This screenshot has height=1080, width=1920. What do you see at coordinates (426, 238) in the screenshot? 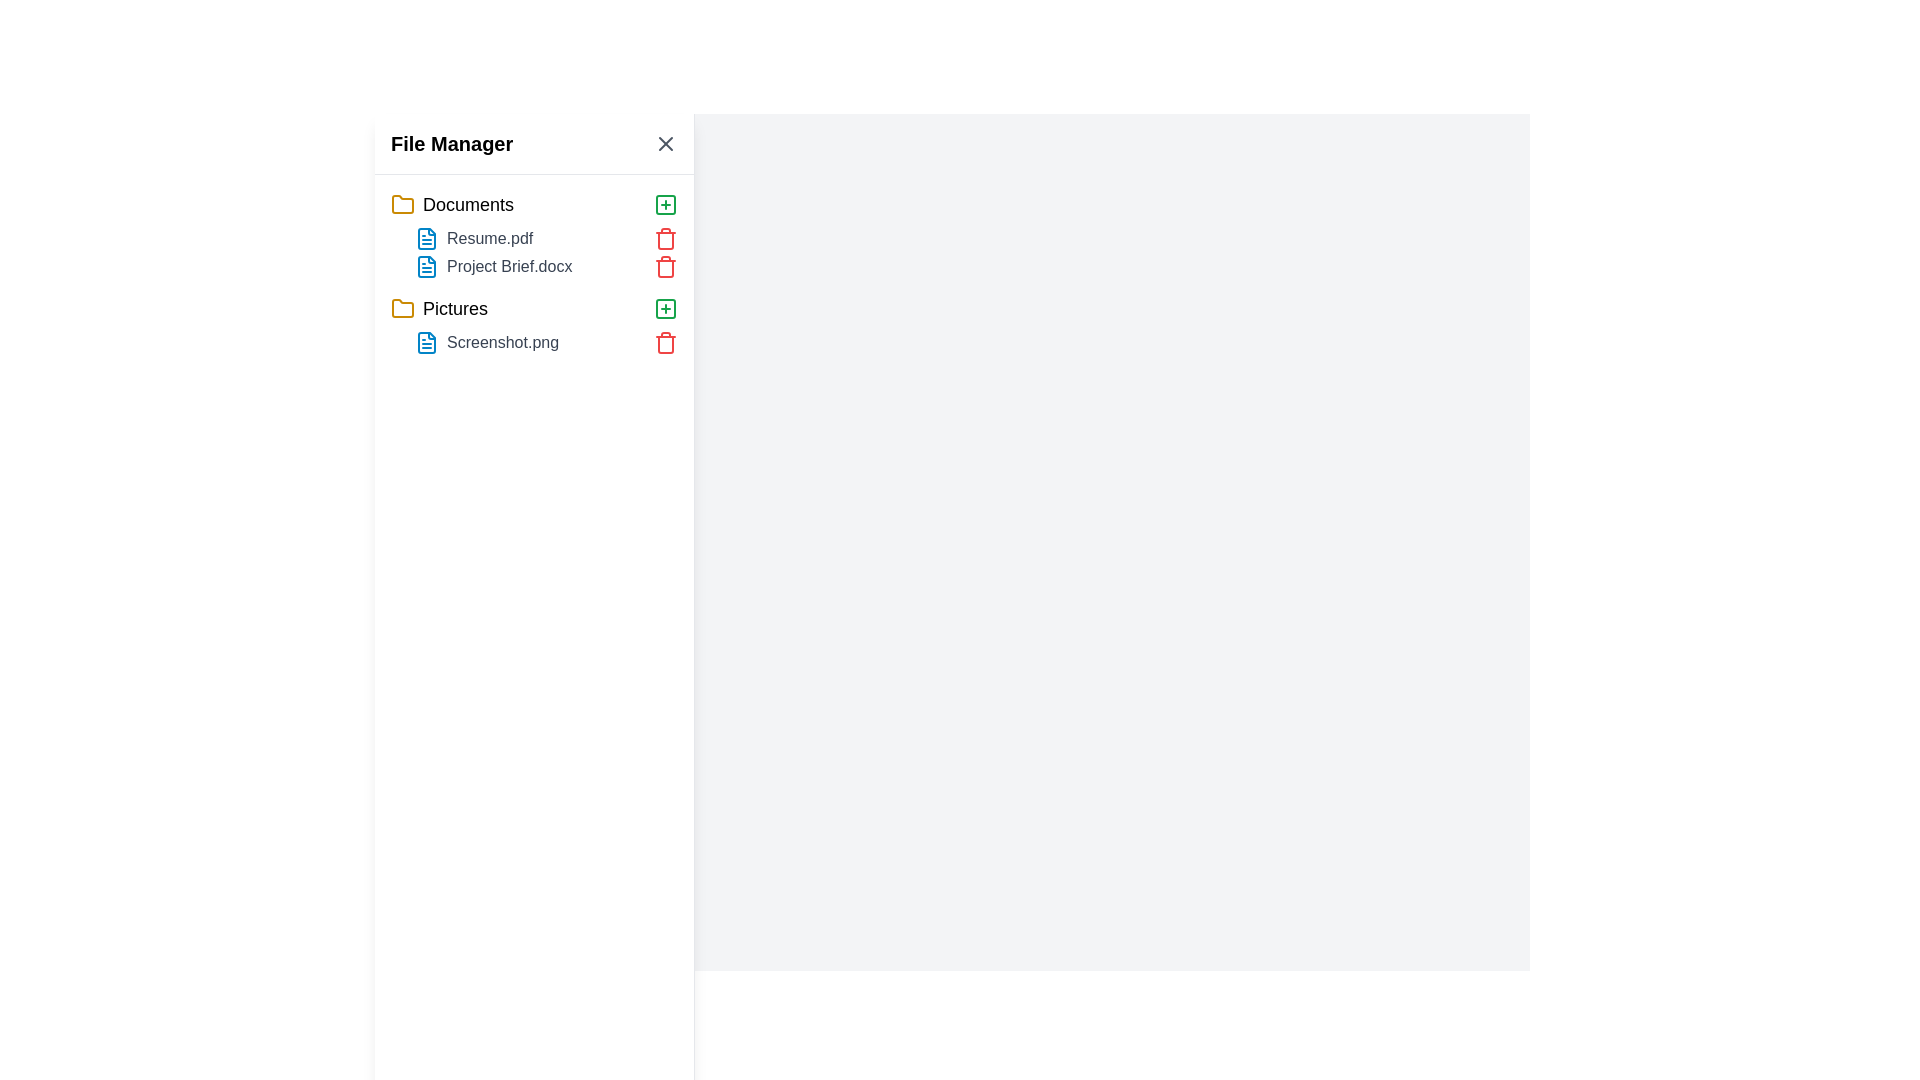
I see `the file document icon representing 'Resume.pdf' located in the 'File Manager' section under 'Documents'` at bounding box center [426, 238].